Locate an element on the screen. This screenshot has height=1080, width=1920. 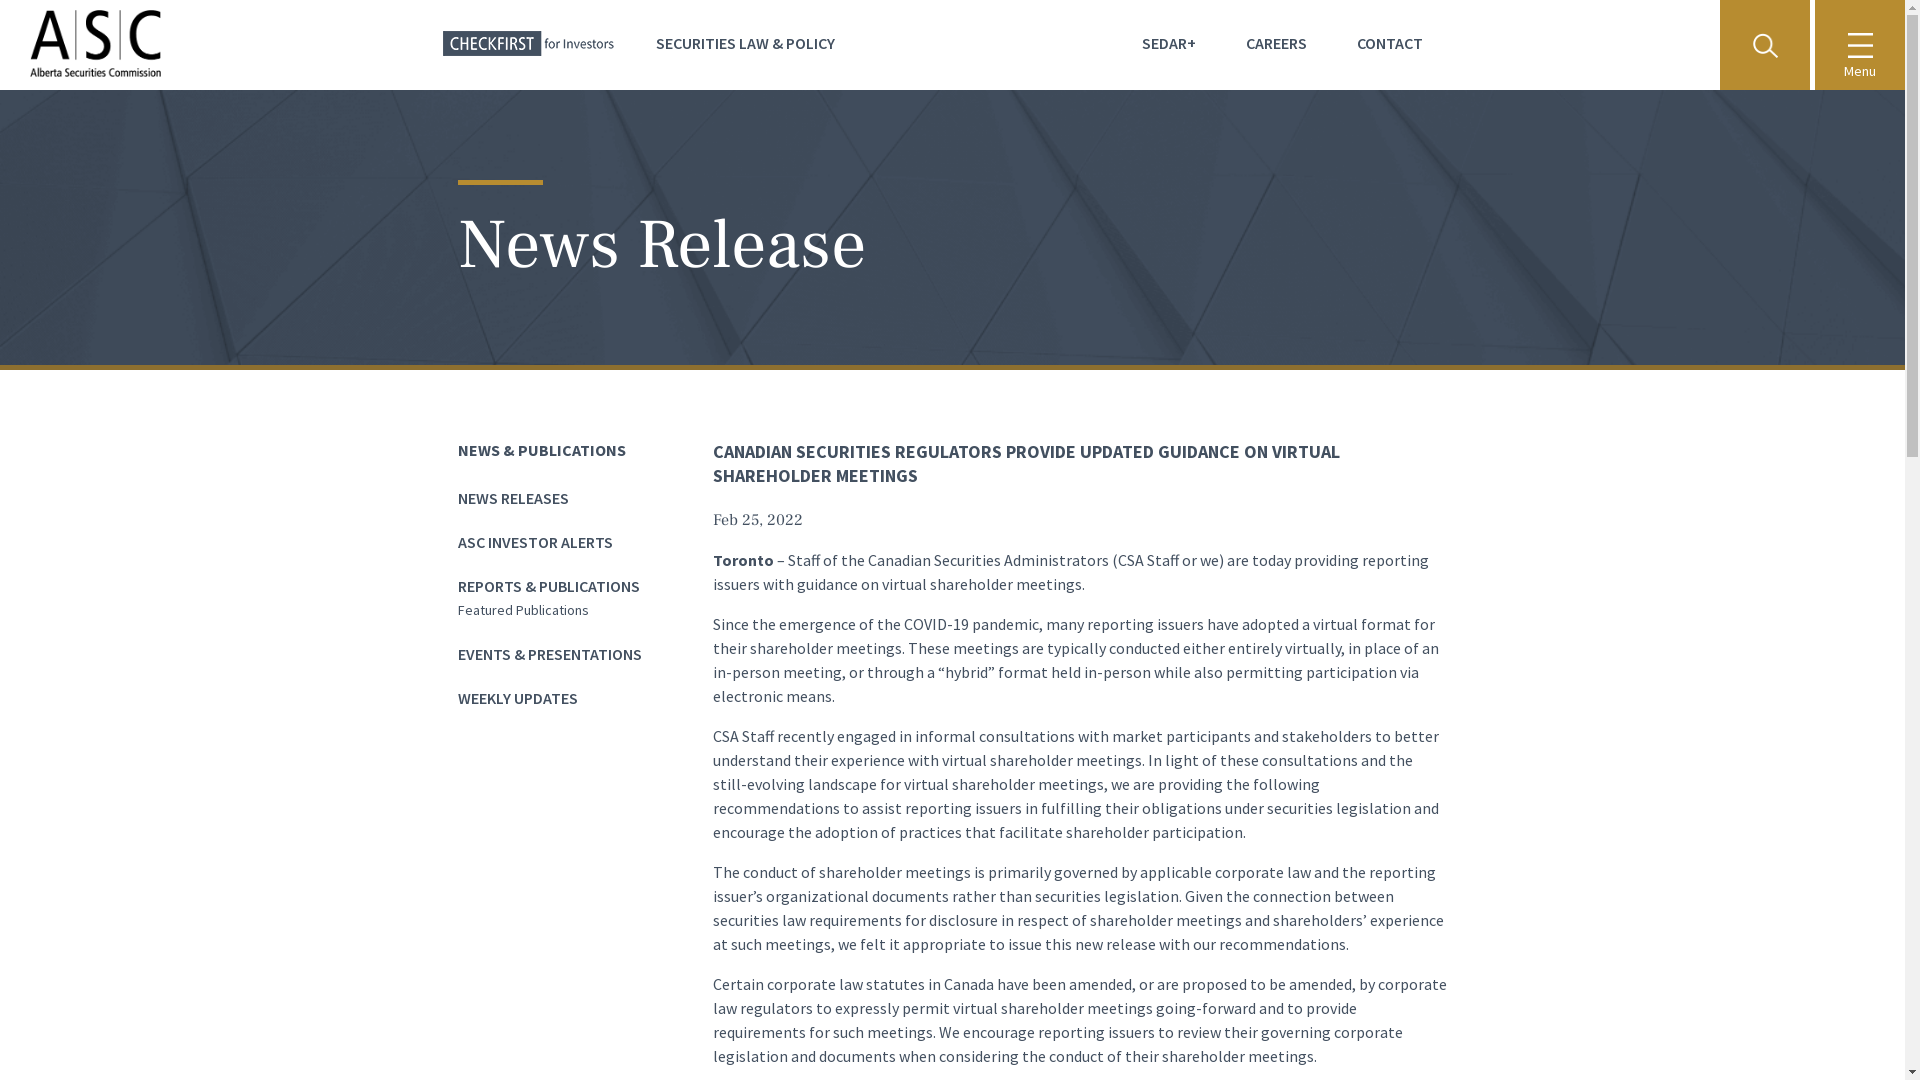
'CAREERS' is located at coordinates (1275, 42).